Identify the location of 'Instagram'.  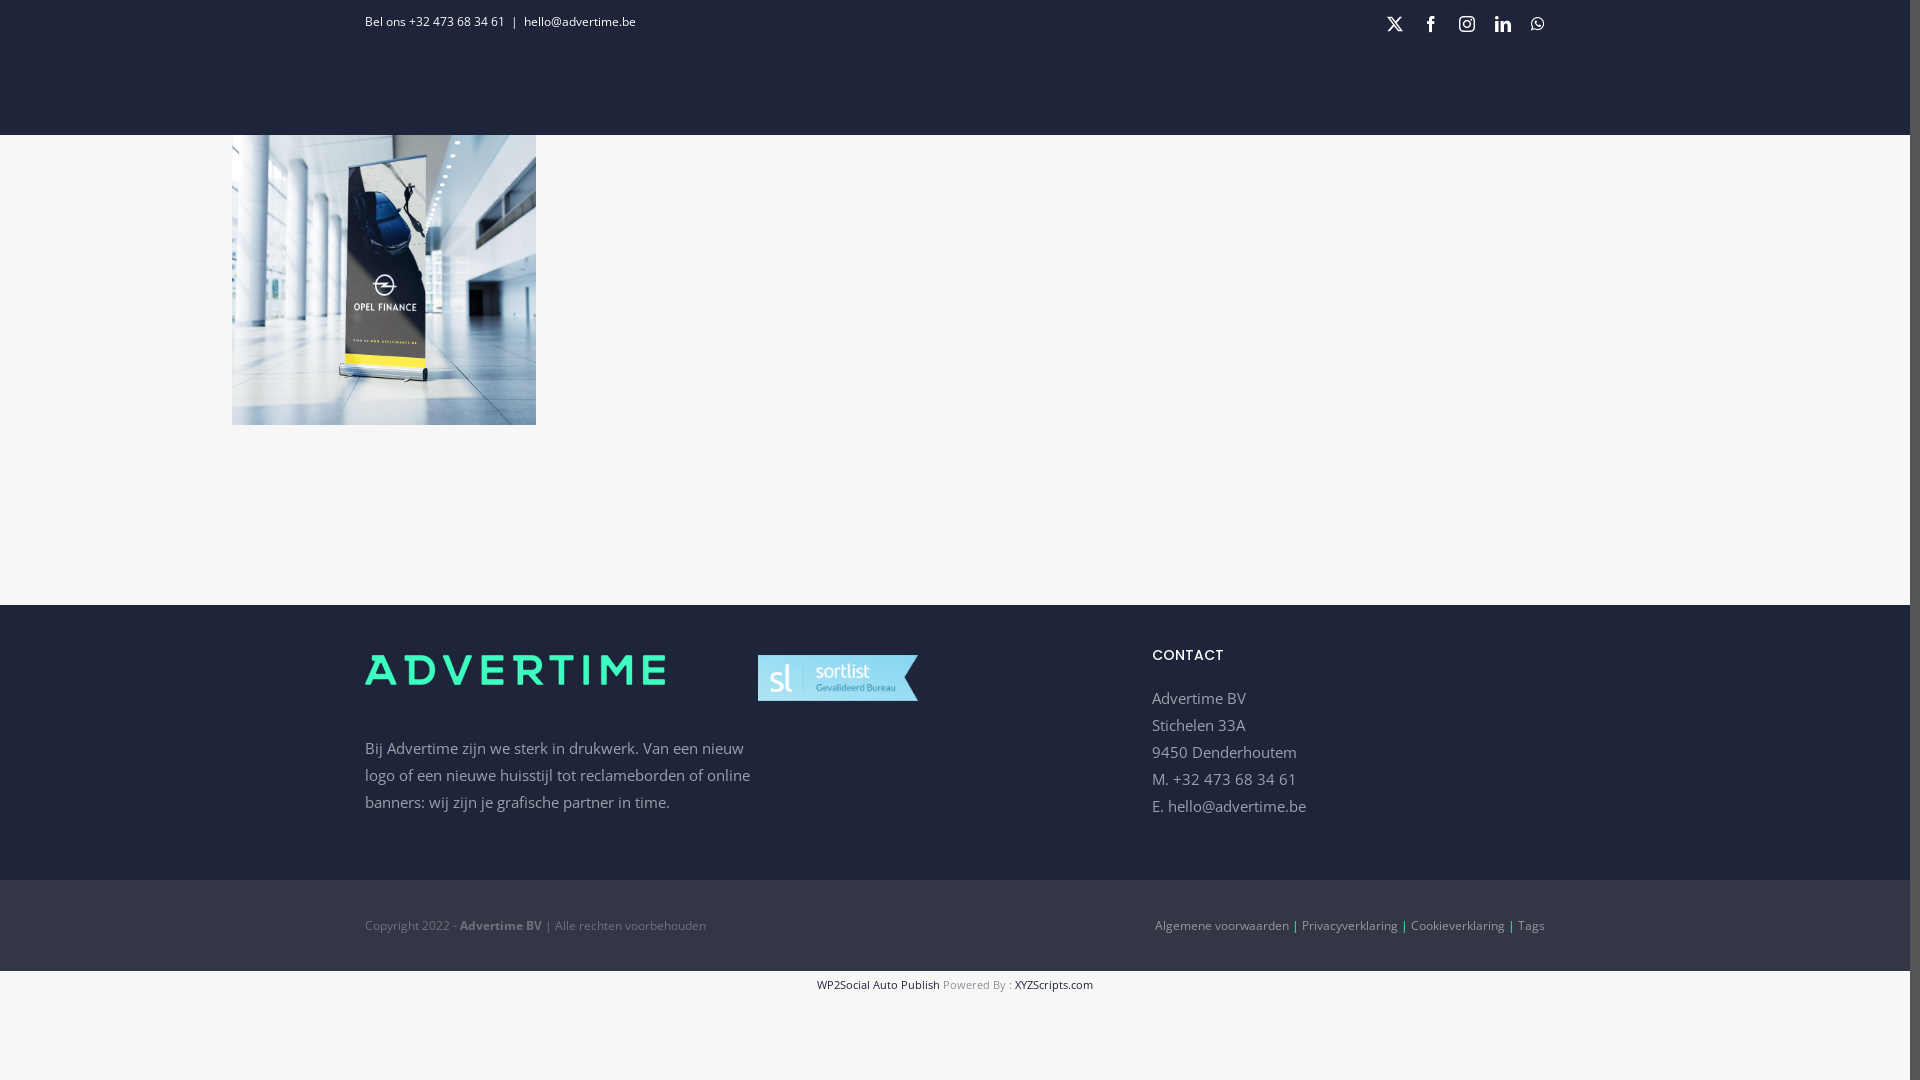
(1467, 23).